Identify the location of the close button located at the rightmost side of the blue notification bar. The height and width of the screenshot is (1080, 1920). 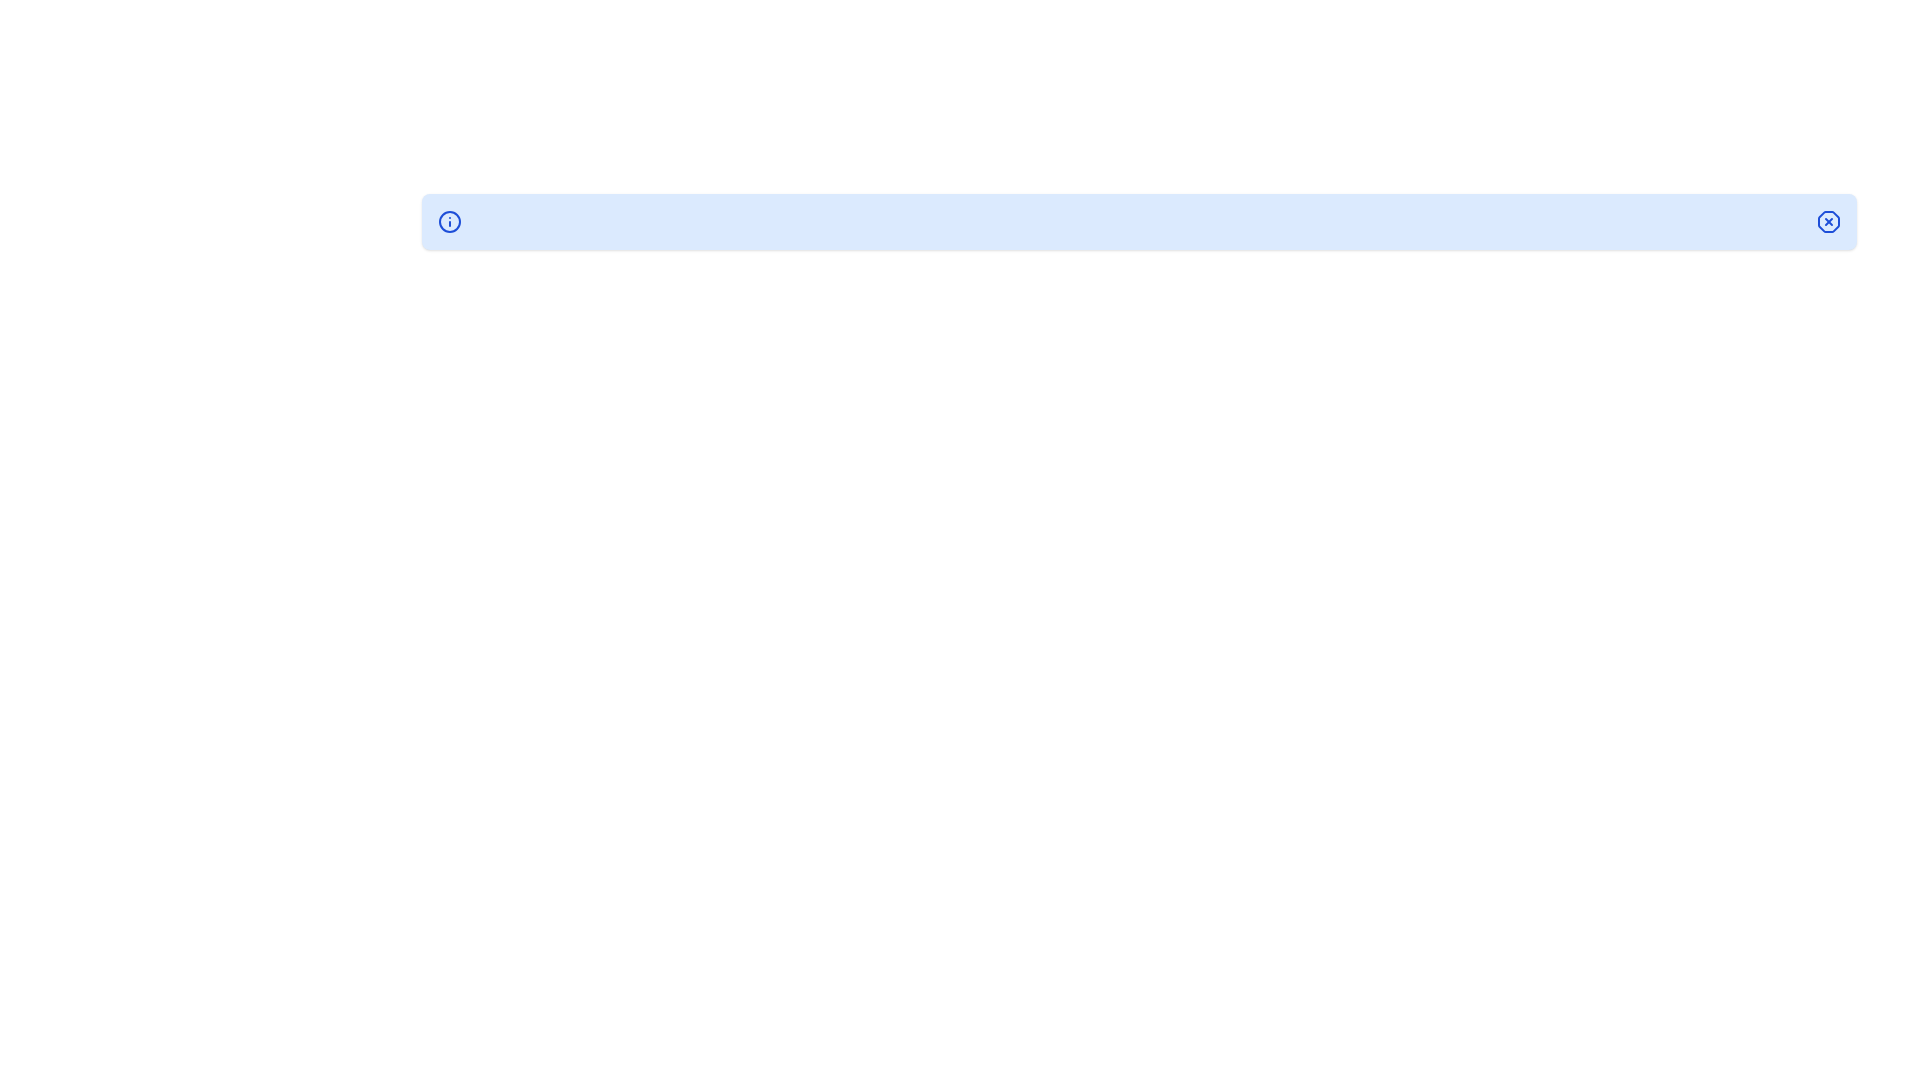
(1828, 222).